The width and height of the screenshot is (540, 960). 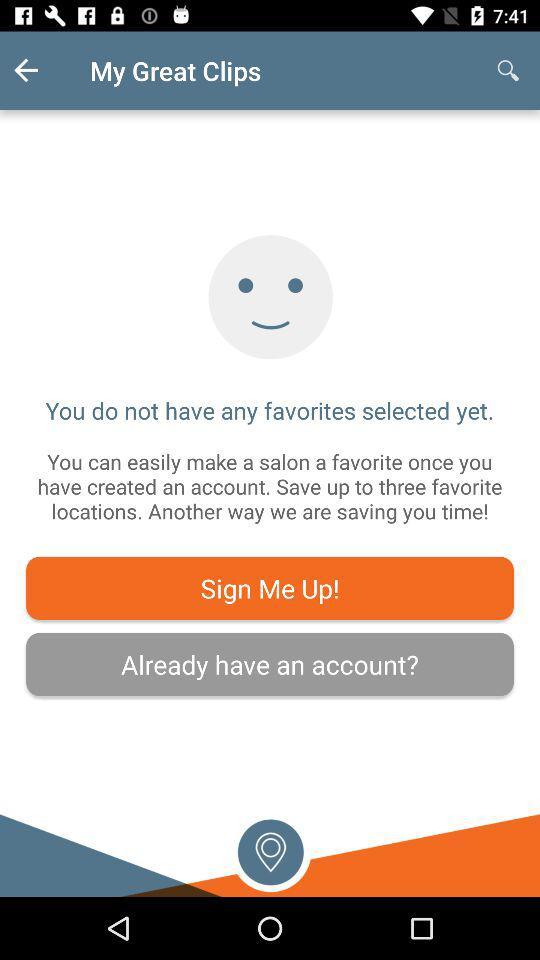 What do you see at coordinates (42, 70) in the screenshot?
I see `the item to the left of the my great clips item` at bounding box center [42, 70].